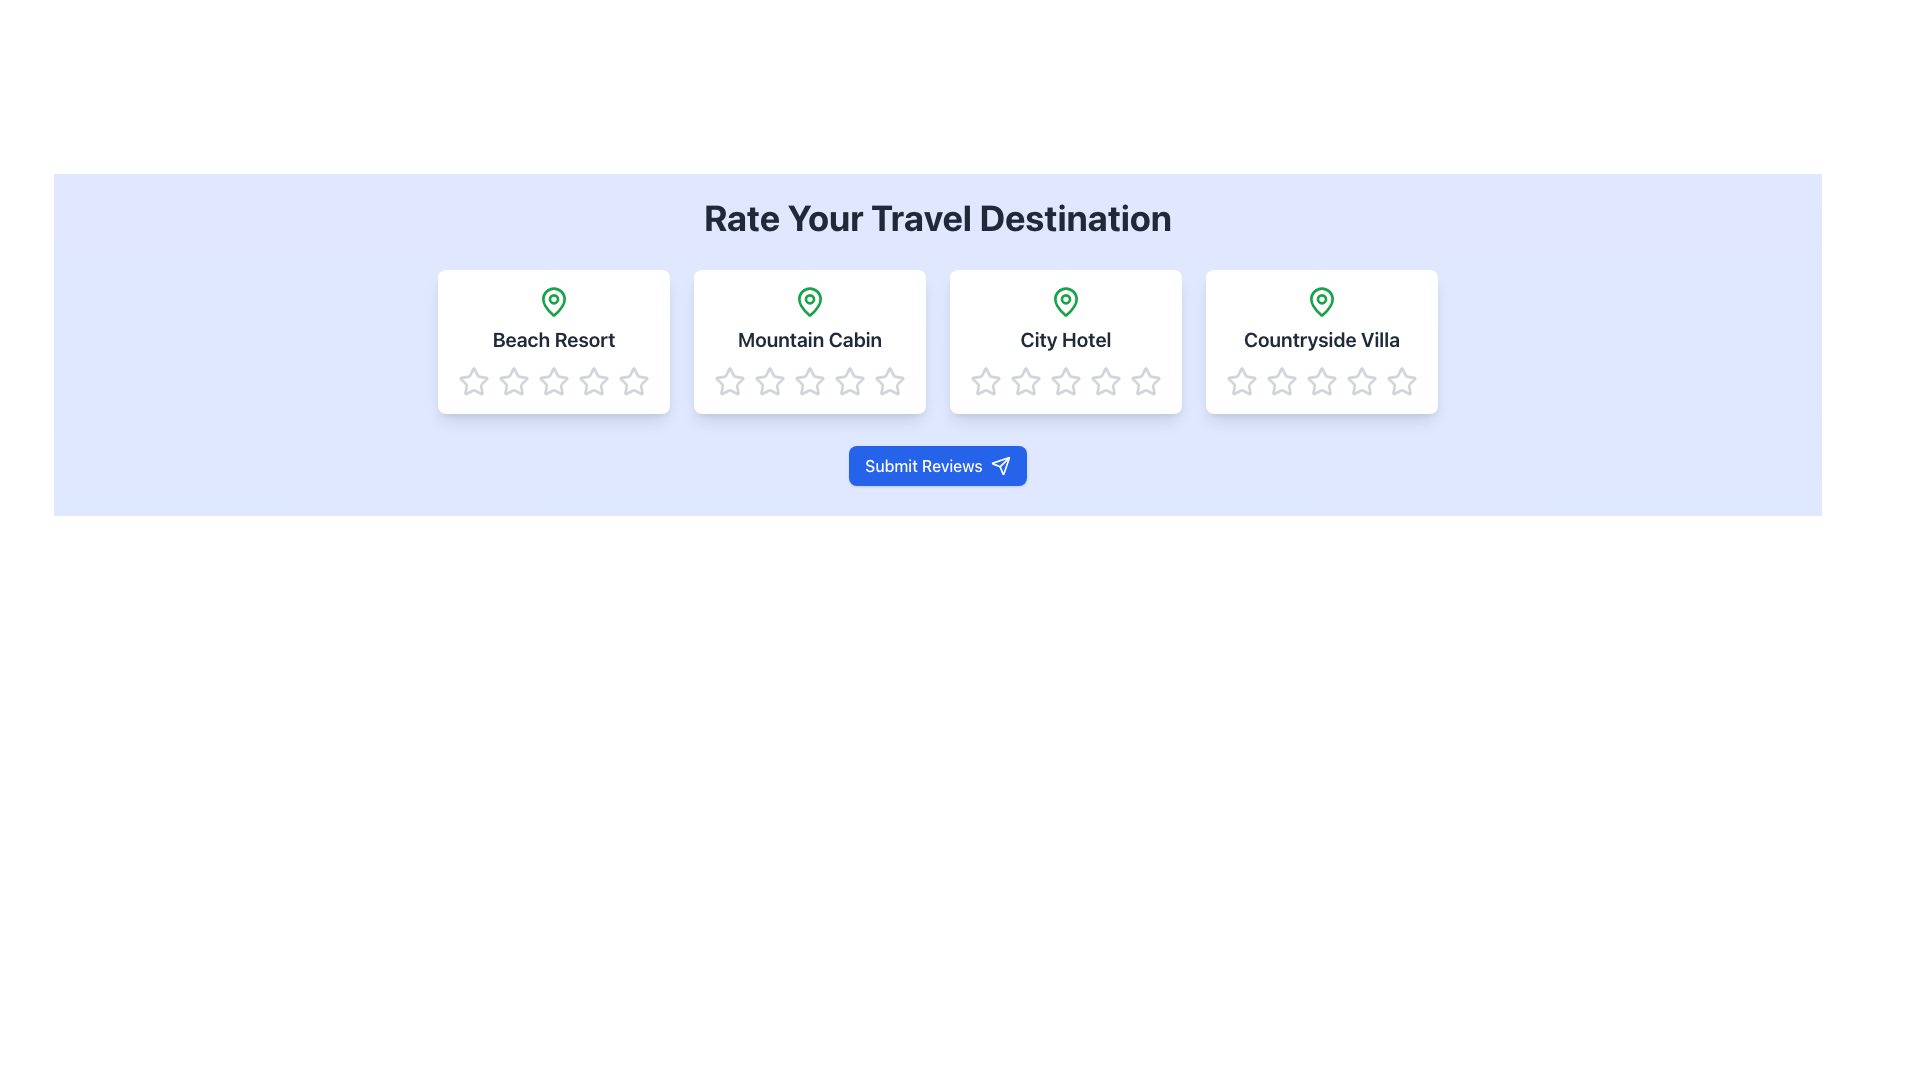  I want to click on the fifth star icon to rate 'Countryside Villa' in the user interface, so click(1400, 381).